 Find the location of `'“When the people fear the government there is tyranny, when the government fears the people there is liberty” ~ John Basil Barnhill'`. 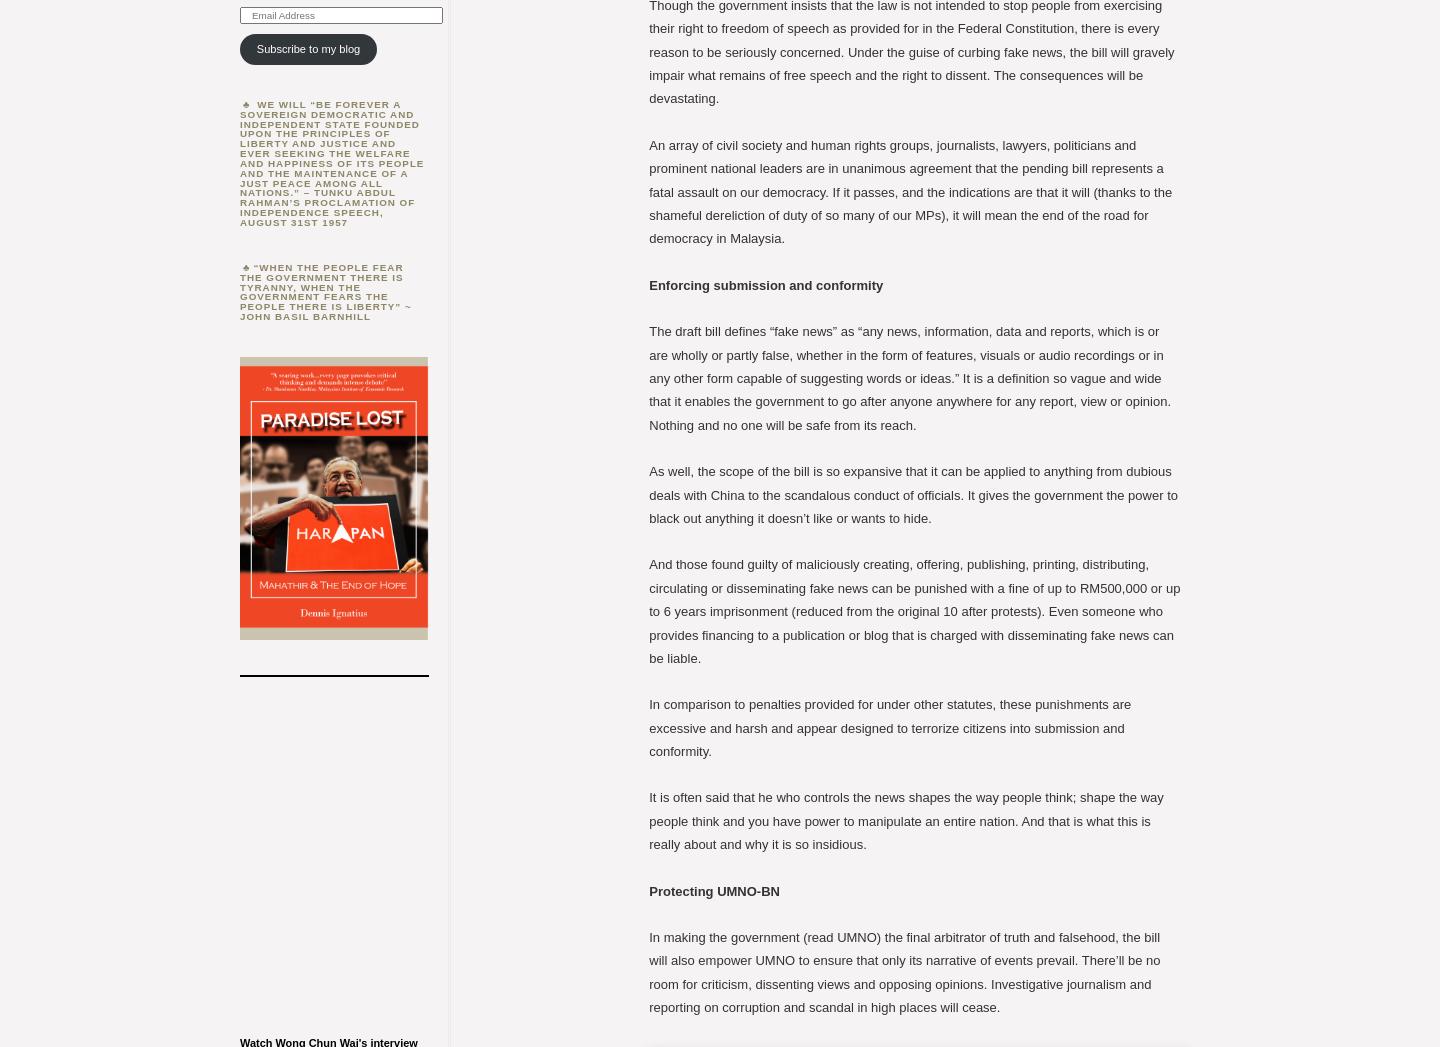

'“When the people fear the government there is tyranny, when the government fears the people there is liberty” ~ John Basil Barnhill' is located at coordinates (325, 290).